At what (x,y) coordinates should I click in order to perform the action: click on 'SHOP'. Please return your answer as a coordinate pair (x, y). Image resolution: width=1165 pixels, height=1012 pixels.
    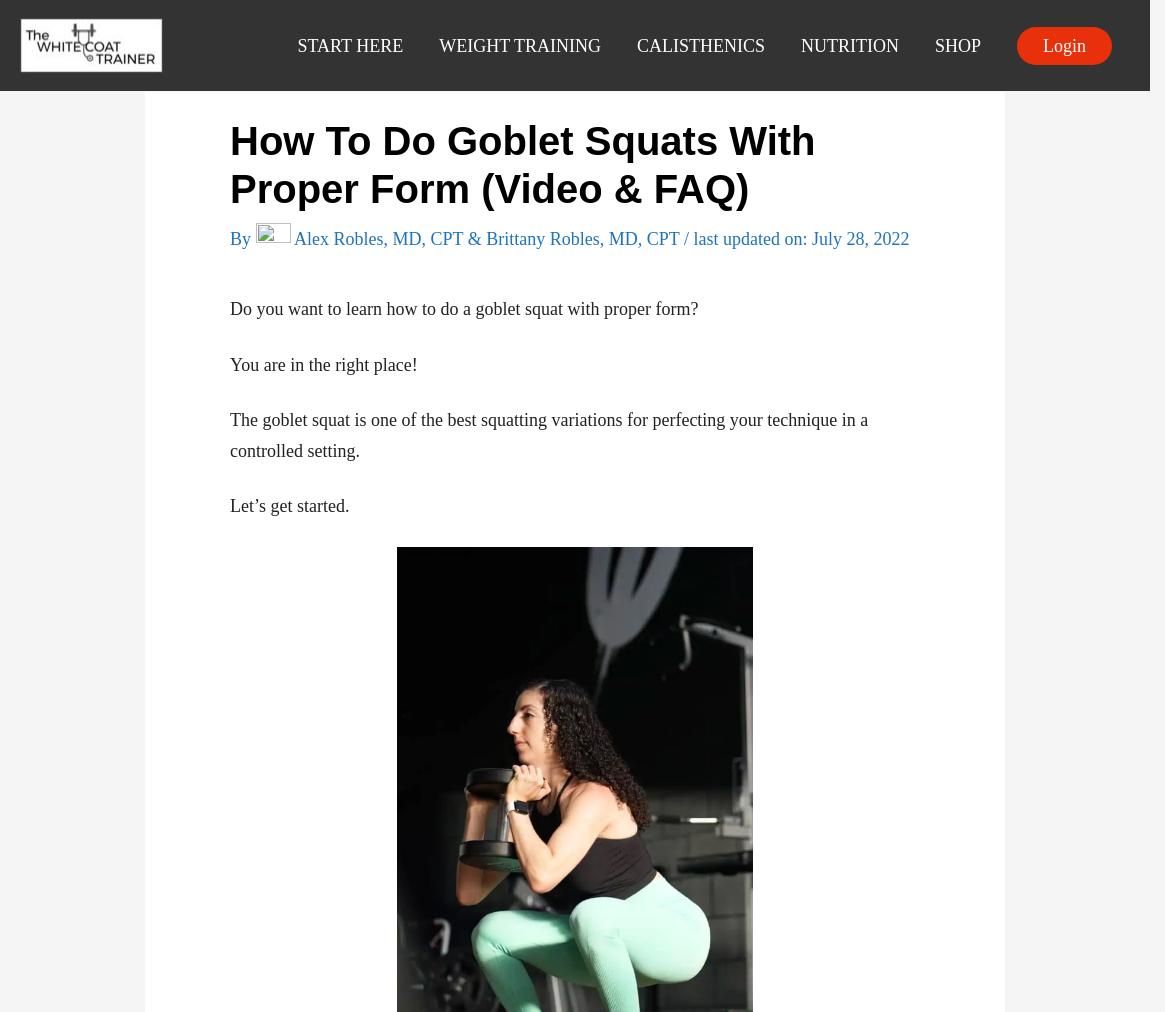
    Looking at the image, I should click on (957, 44).